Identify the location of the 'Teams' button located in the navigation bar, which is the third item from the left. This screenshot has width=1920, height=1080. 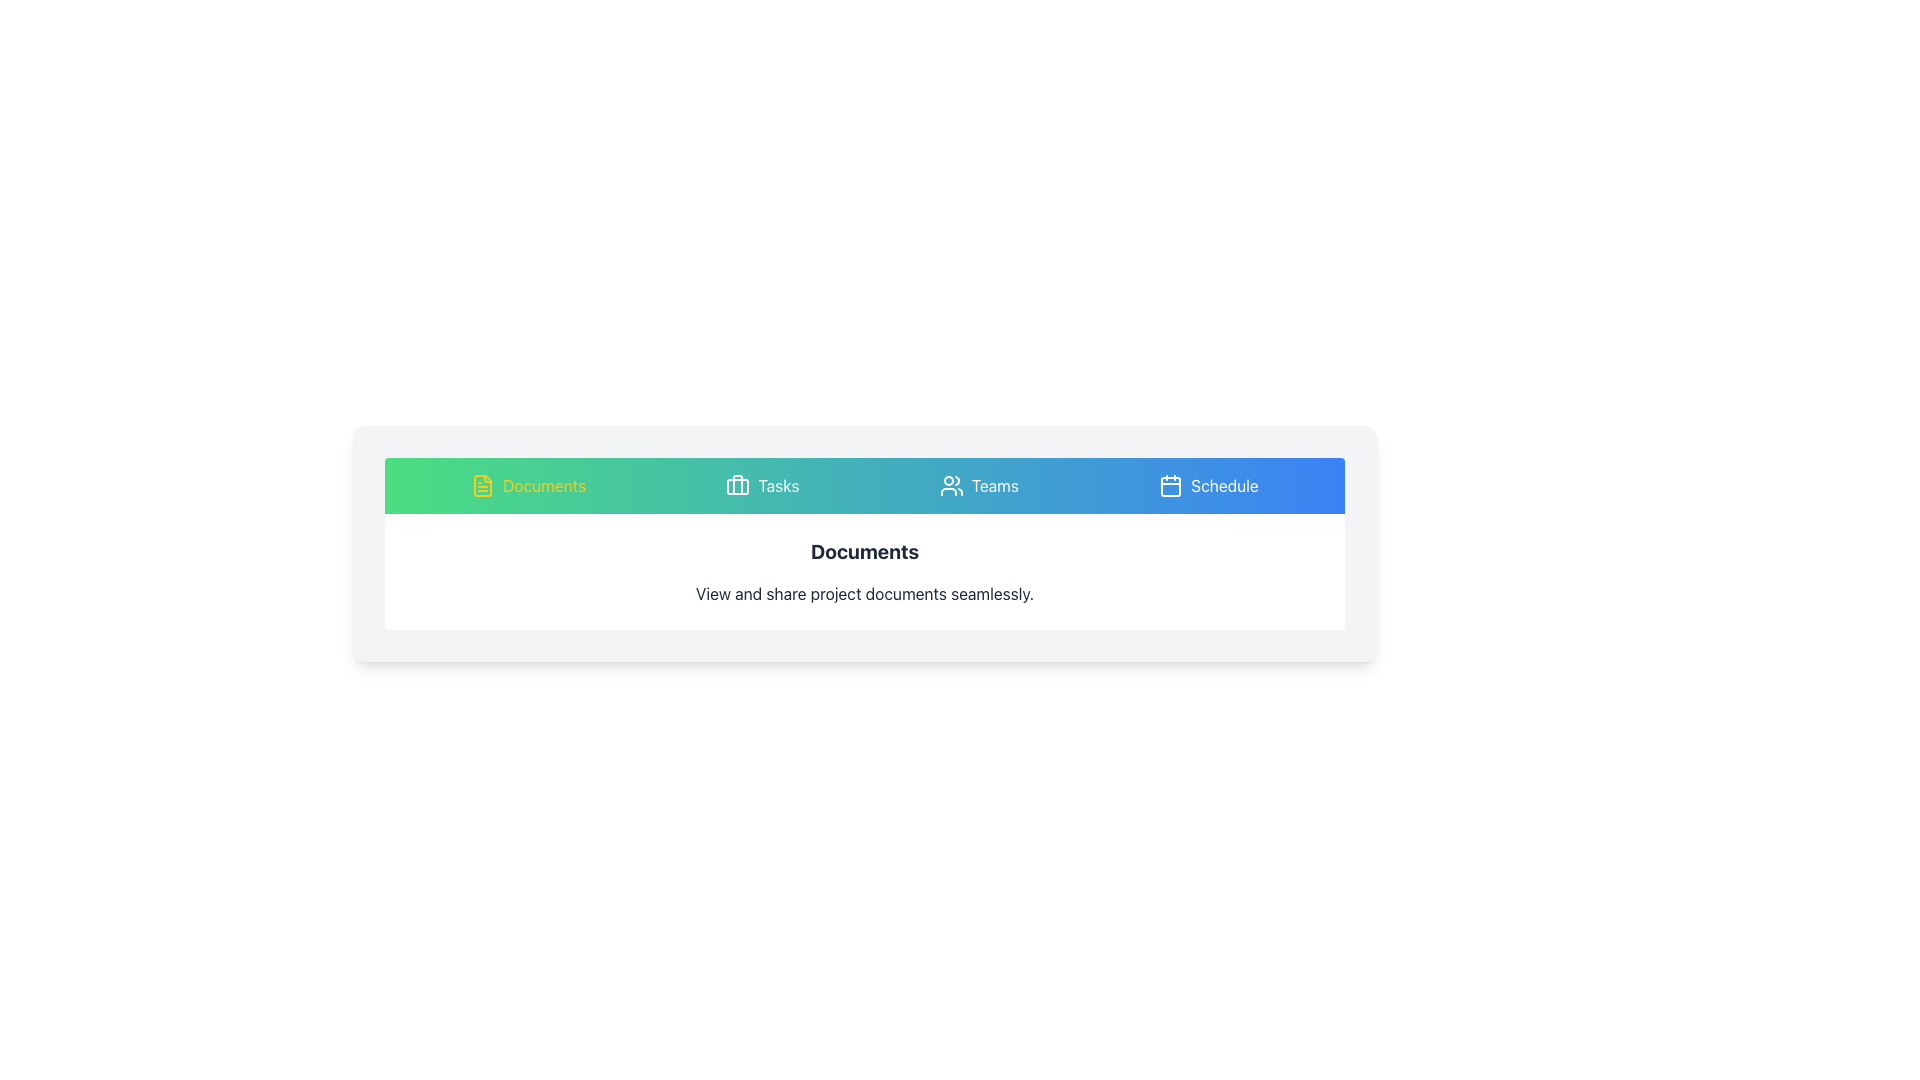
(979, 486).